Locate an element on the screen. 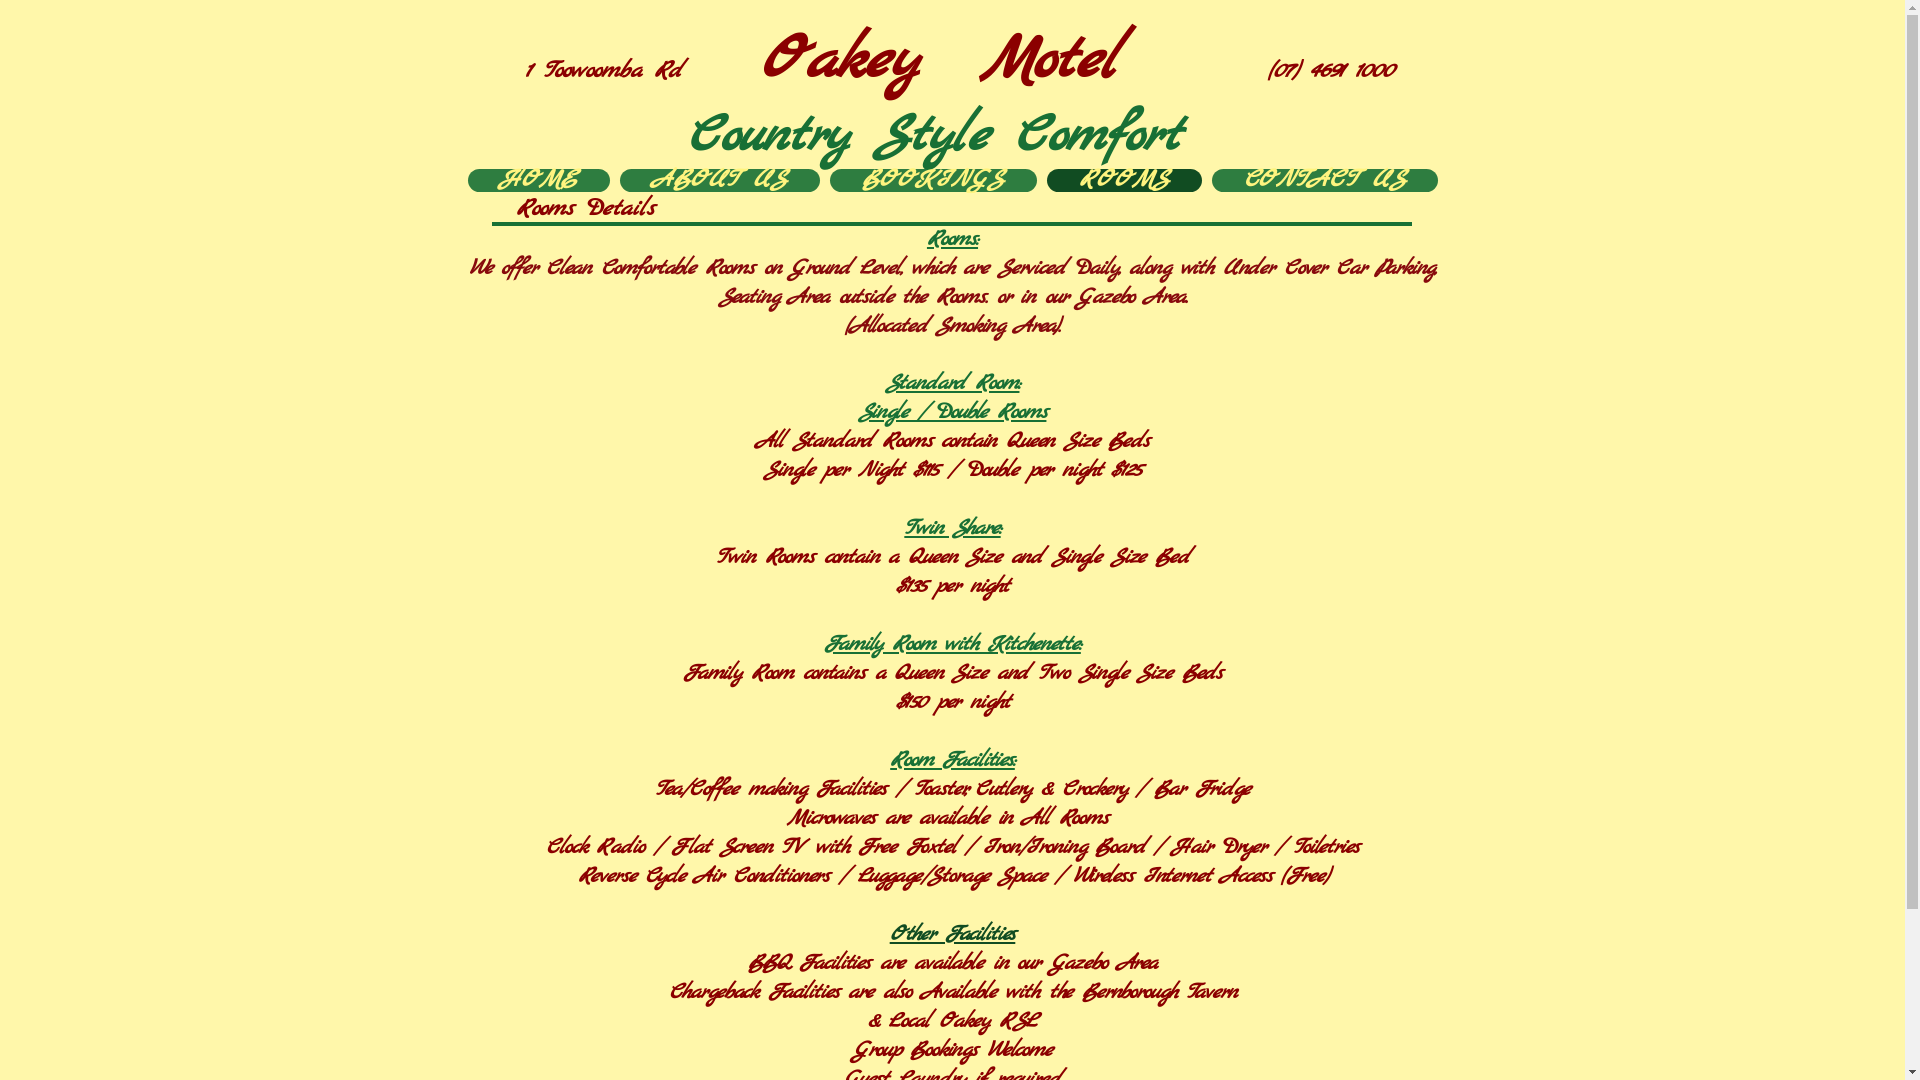 This screenshot has width=1920, height=1080. 'ROOMS' is located at coordinates (1123, 180).